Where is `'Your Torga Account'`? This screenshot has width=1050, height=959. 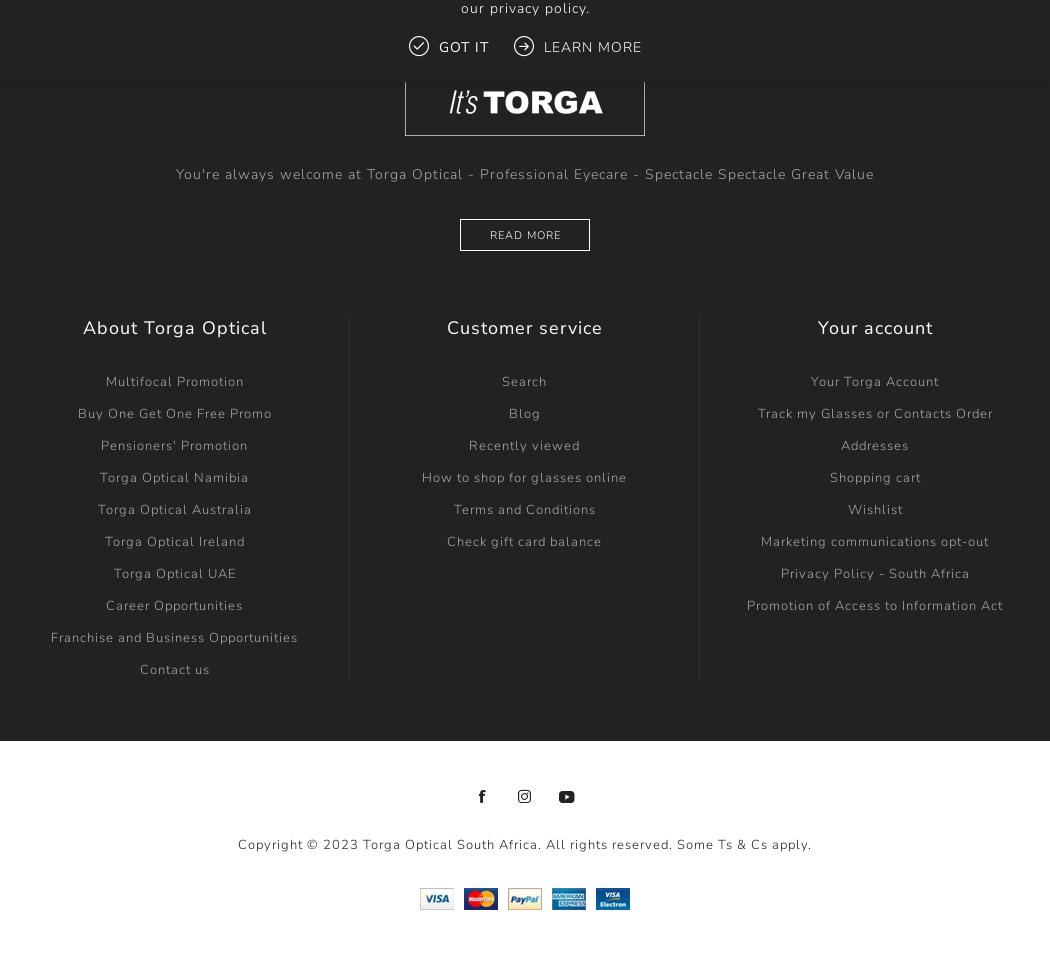 'Your Torga Account' is located at coordinates (873, 381).